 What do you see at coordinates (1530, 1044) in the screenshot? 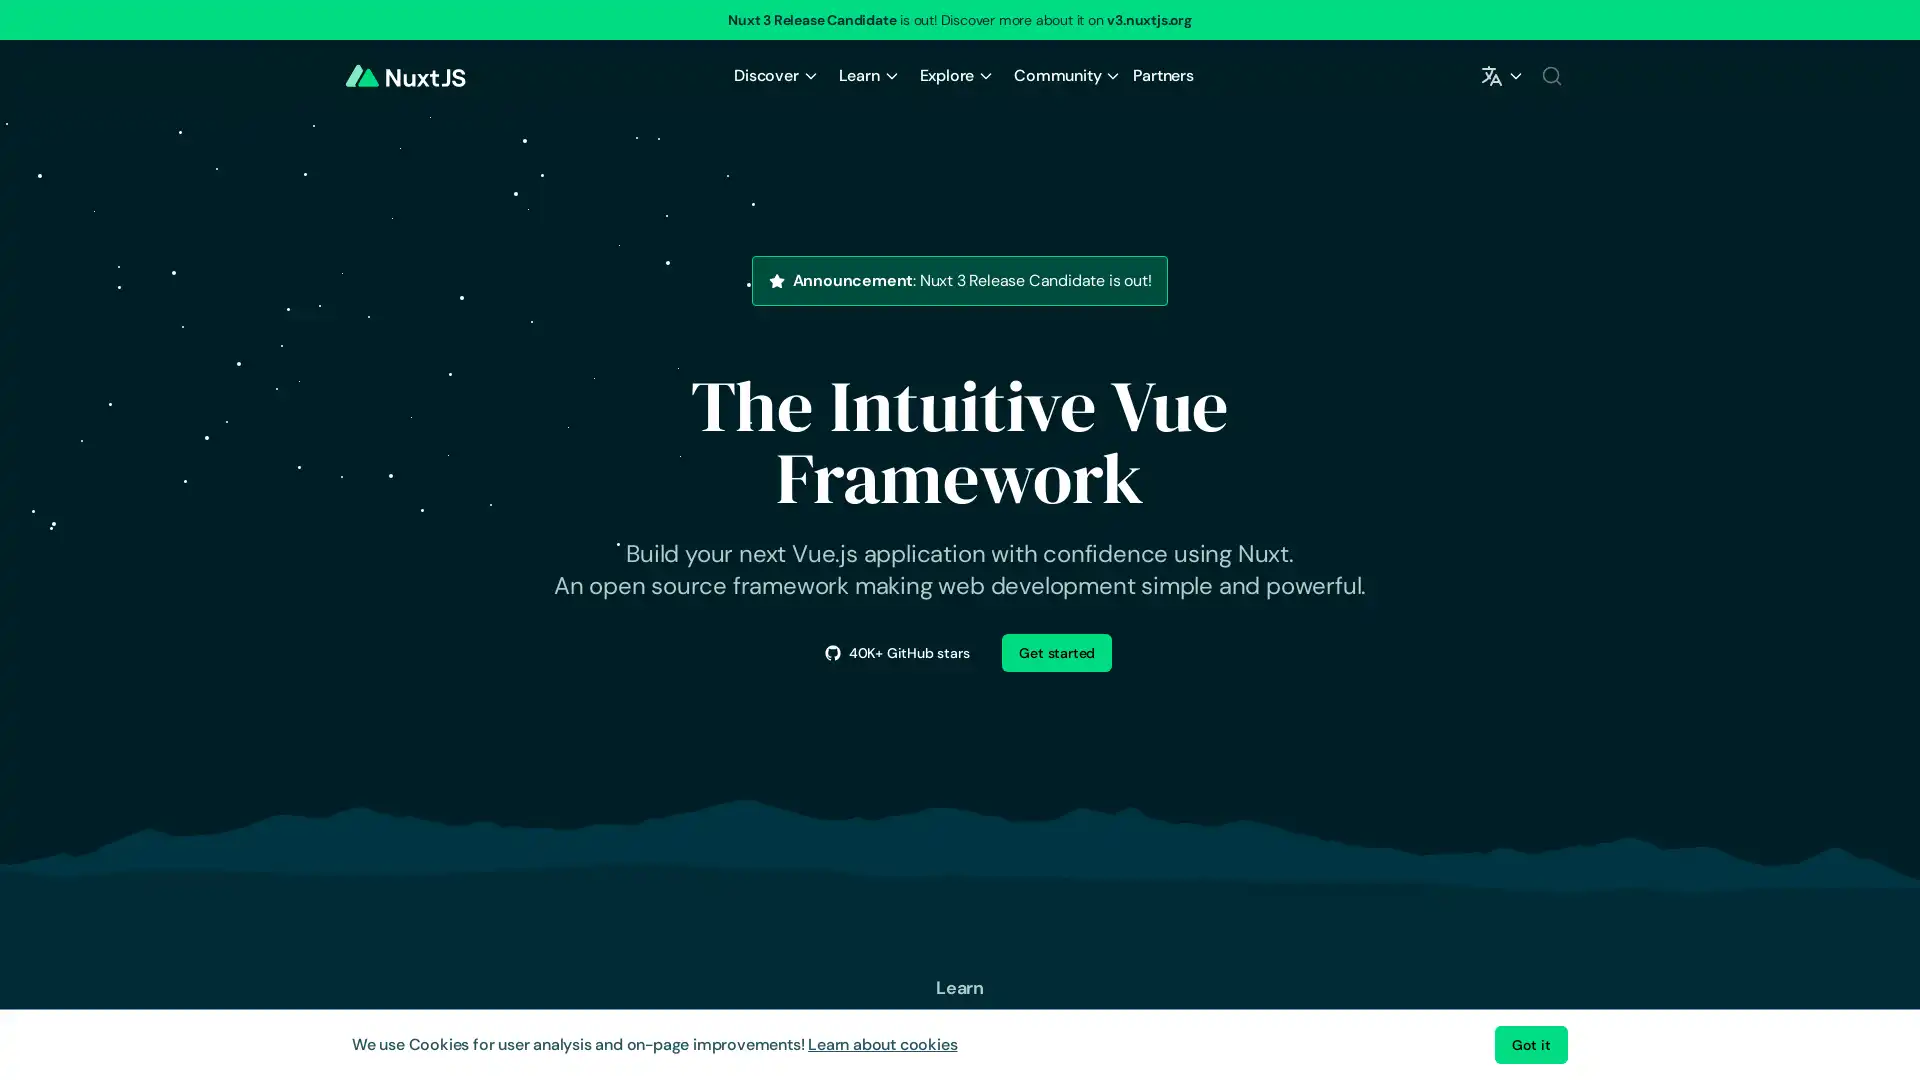
I see `Got it` at bounding box center [1530, 1044].